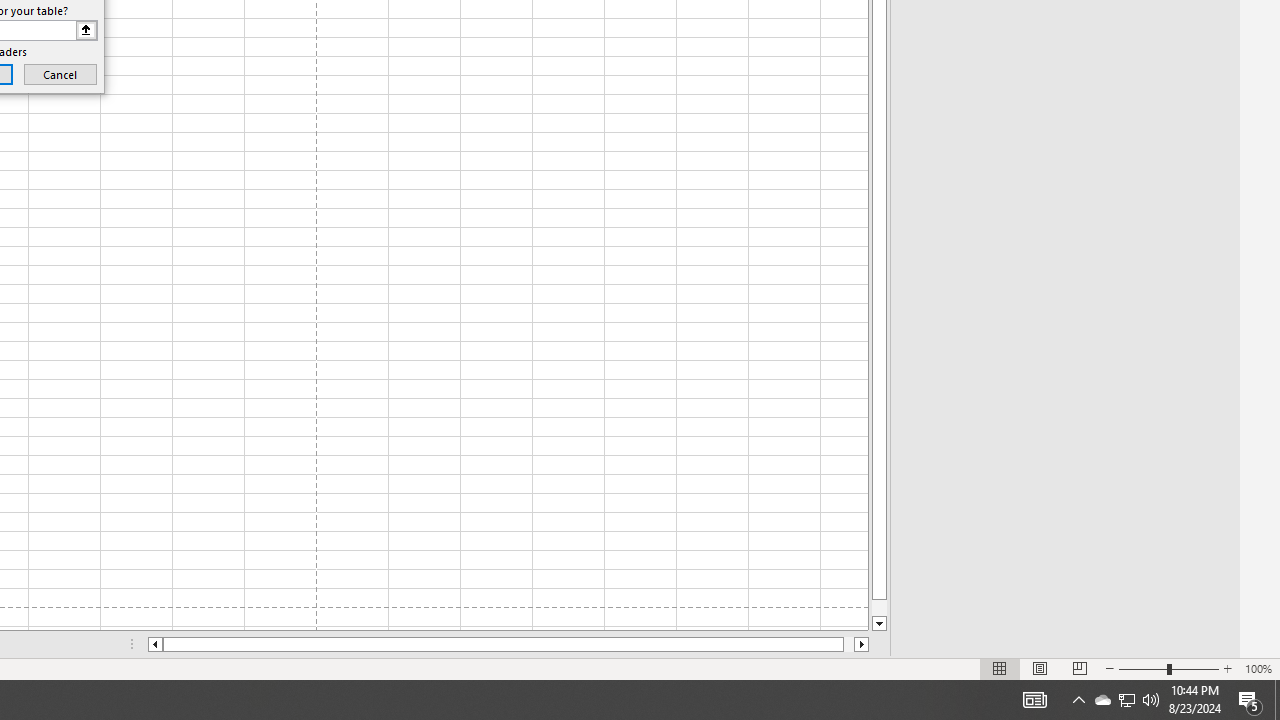 The height and width of the screenshot is (720, 1280). I want to click on 'Normal', so click(1000, 669).